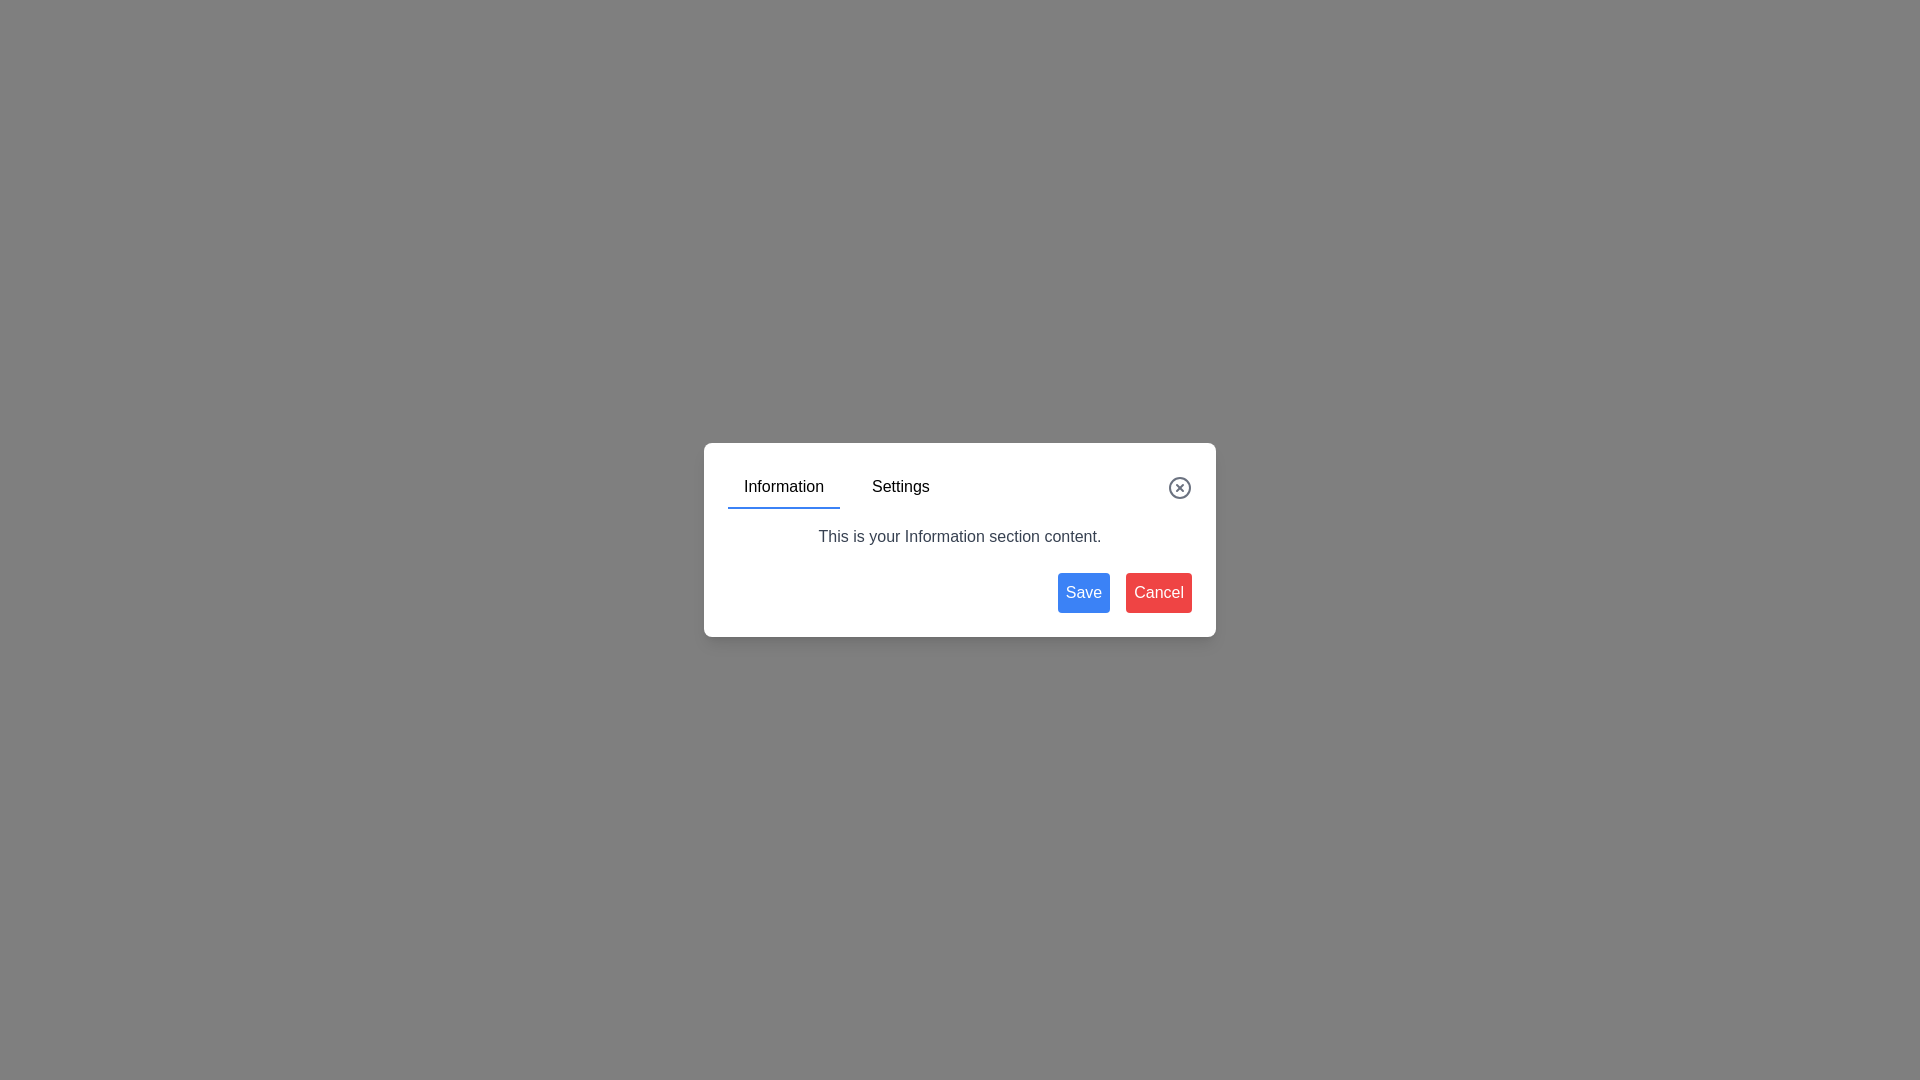  What do you see at coordinates (836, 488) in the screenshot?
I see `the 'Information' tab in the tabbed navigation bar` at bounding box center [836, 488].